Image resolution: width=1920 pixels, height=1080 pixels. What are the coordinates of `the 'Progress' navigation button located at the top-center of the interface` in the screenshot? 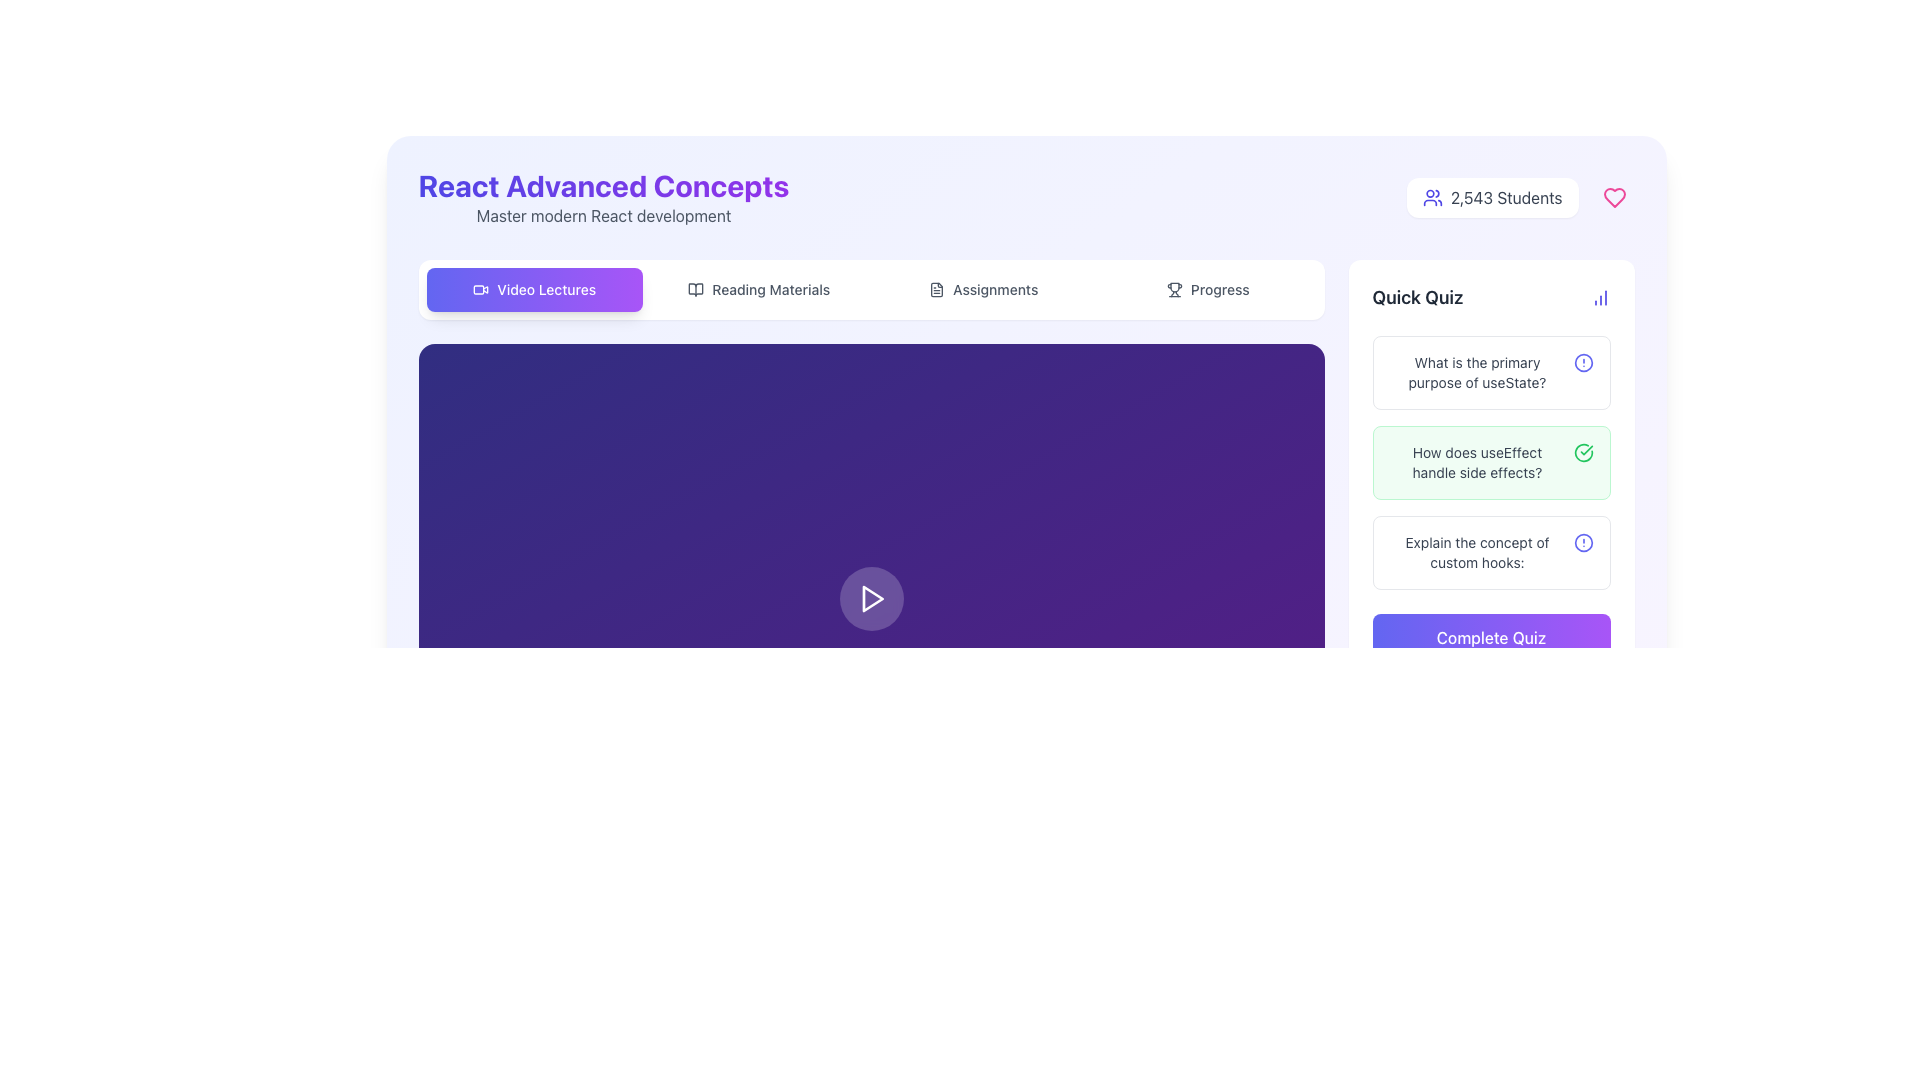 It's located at (1207, 289).